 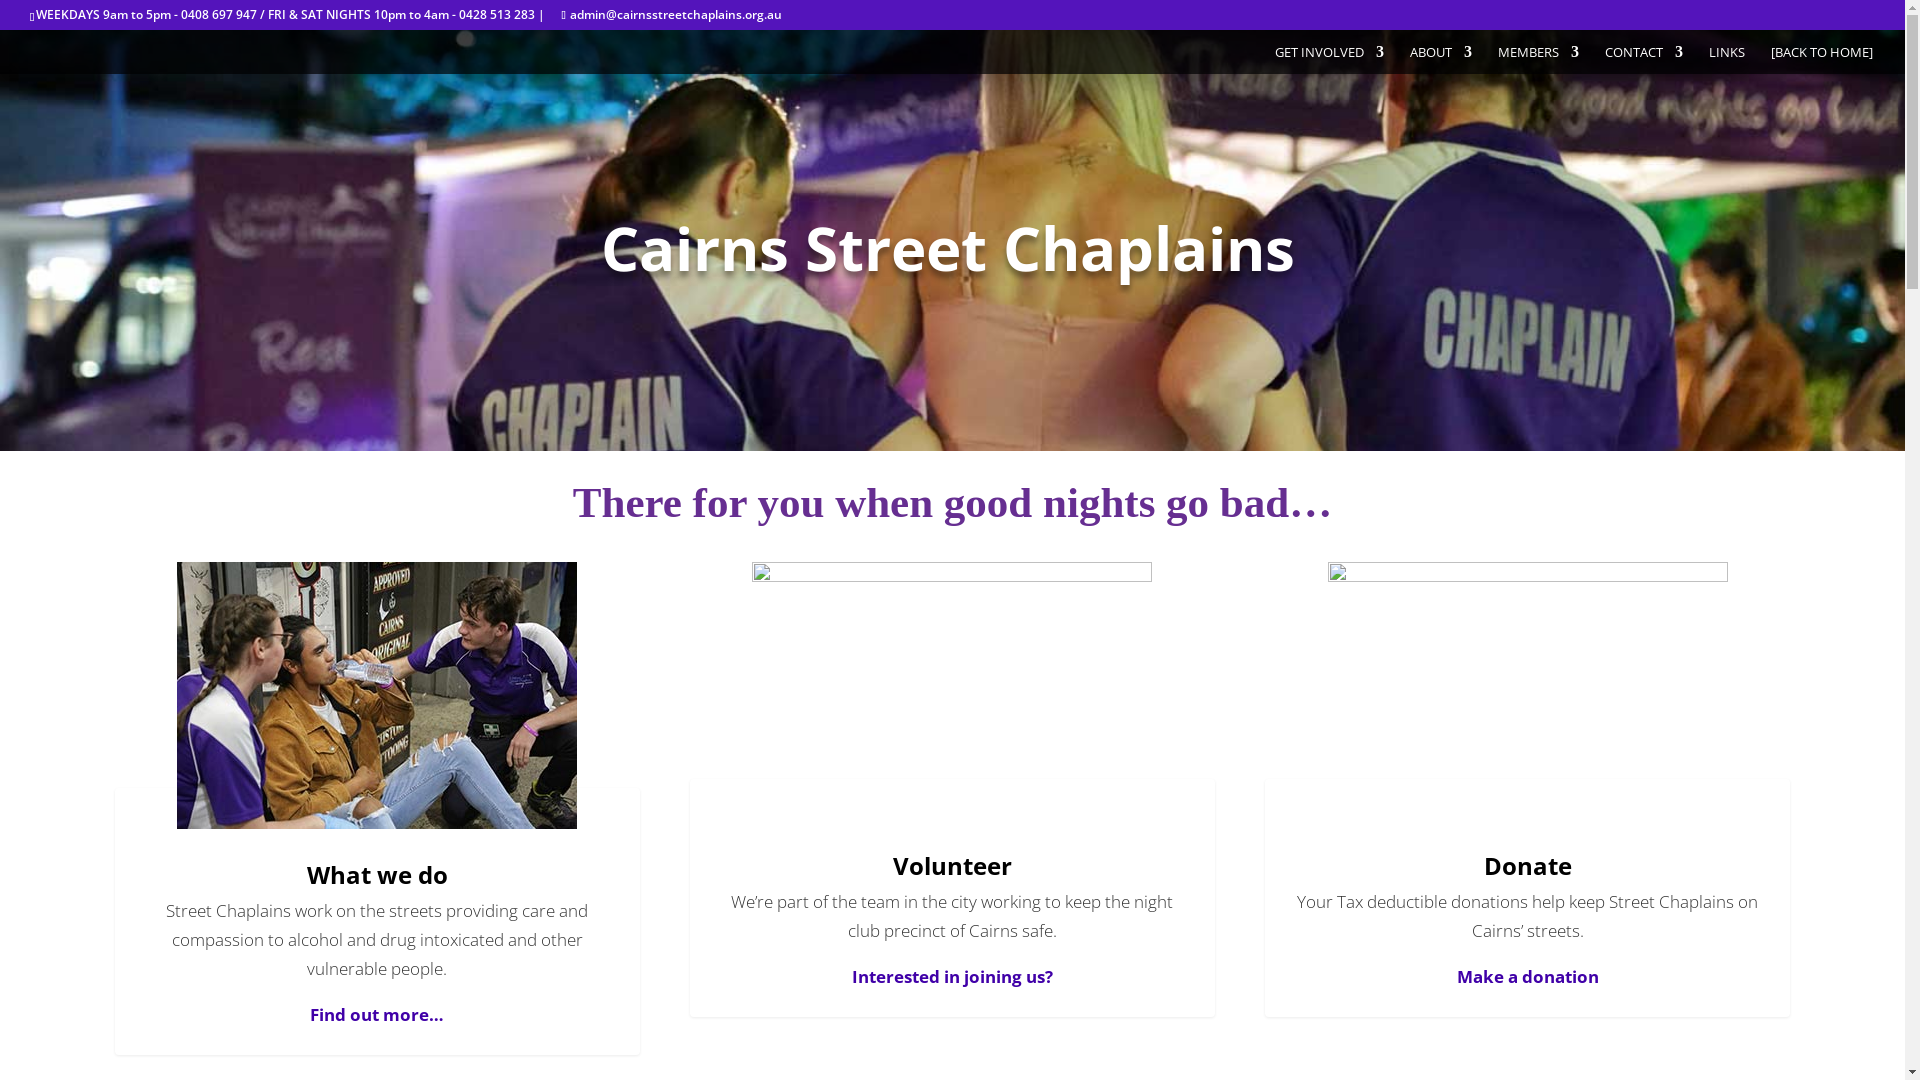 I want to click on 'ABOUT', so click(x=1409, y=58).